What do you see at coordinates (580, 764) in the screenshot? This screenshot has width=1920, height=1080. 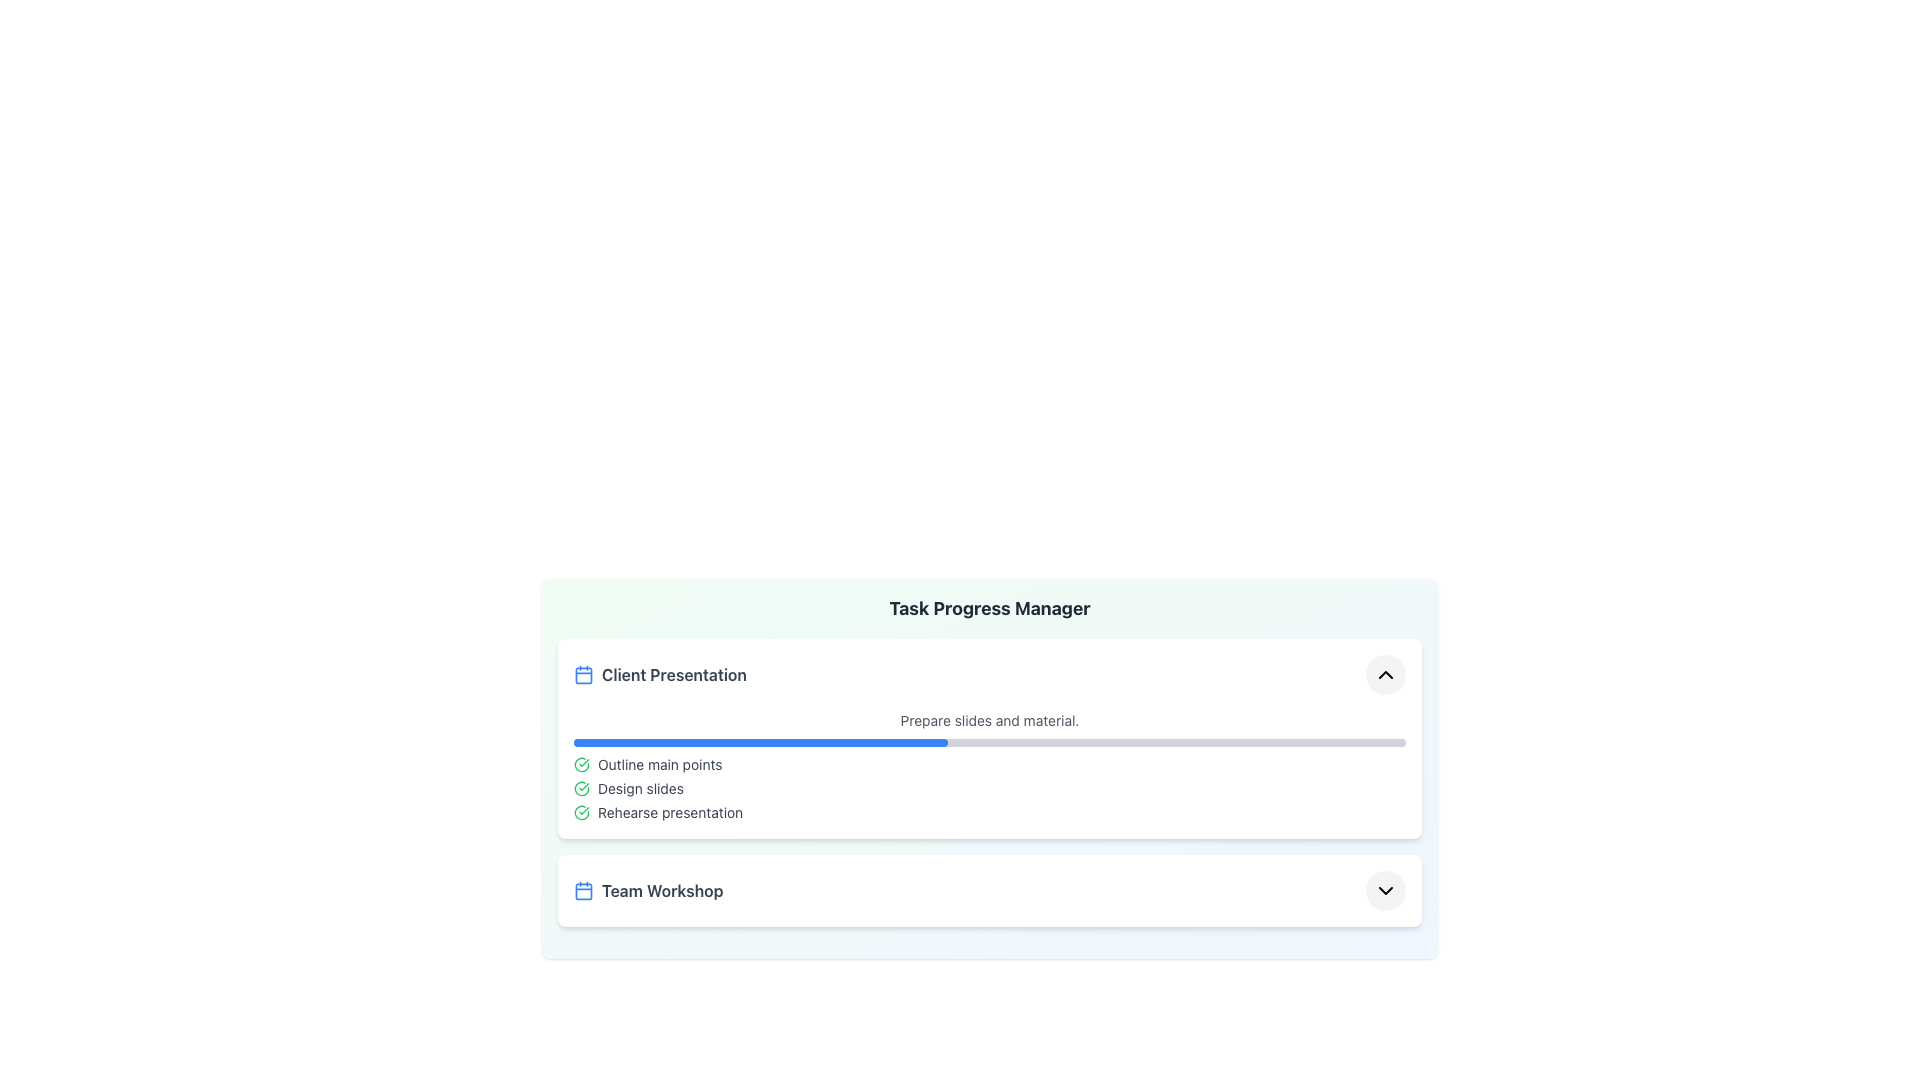 I see `the circular green check mark icon indicating task completion, located in the 'Outline main points' task row, to the left of the text label` at bounding box center [580, 764].